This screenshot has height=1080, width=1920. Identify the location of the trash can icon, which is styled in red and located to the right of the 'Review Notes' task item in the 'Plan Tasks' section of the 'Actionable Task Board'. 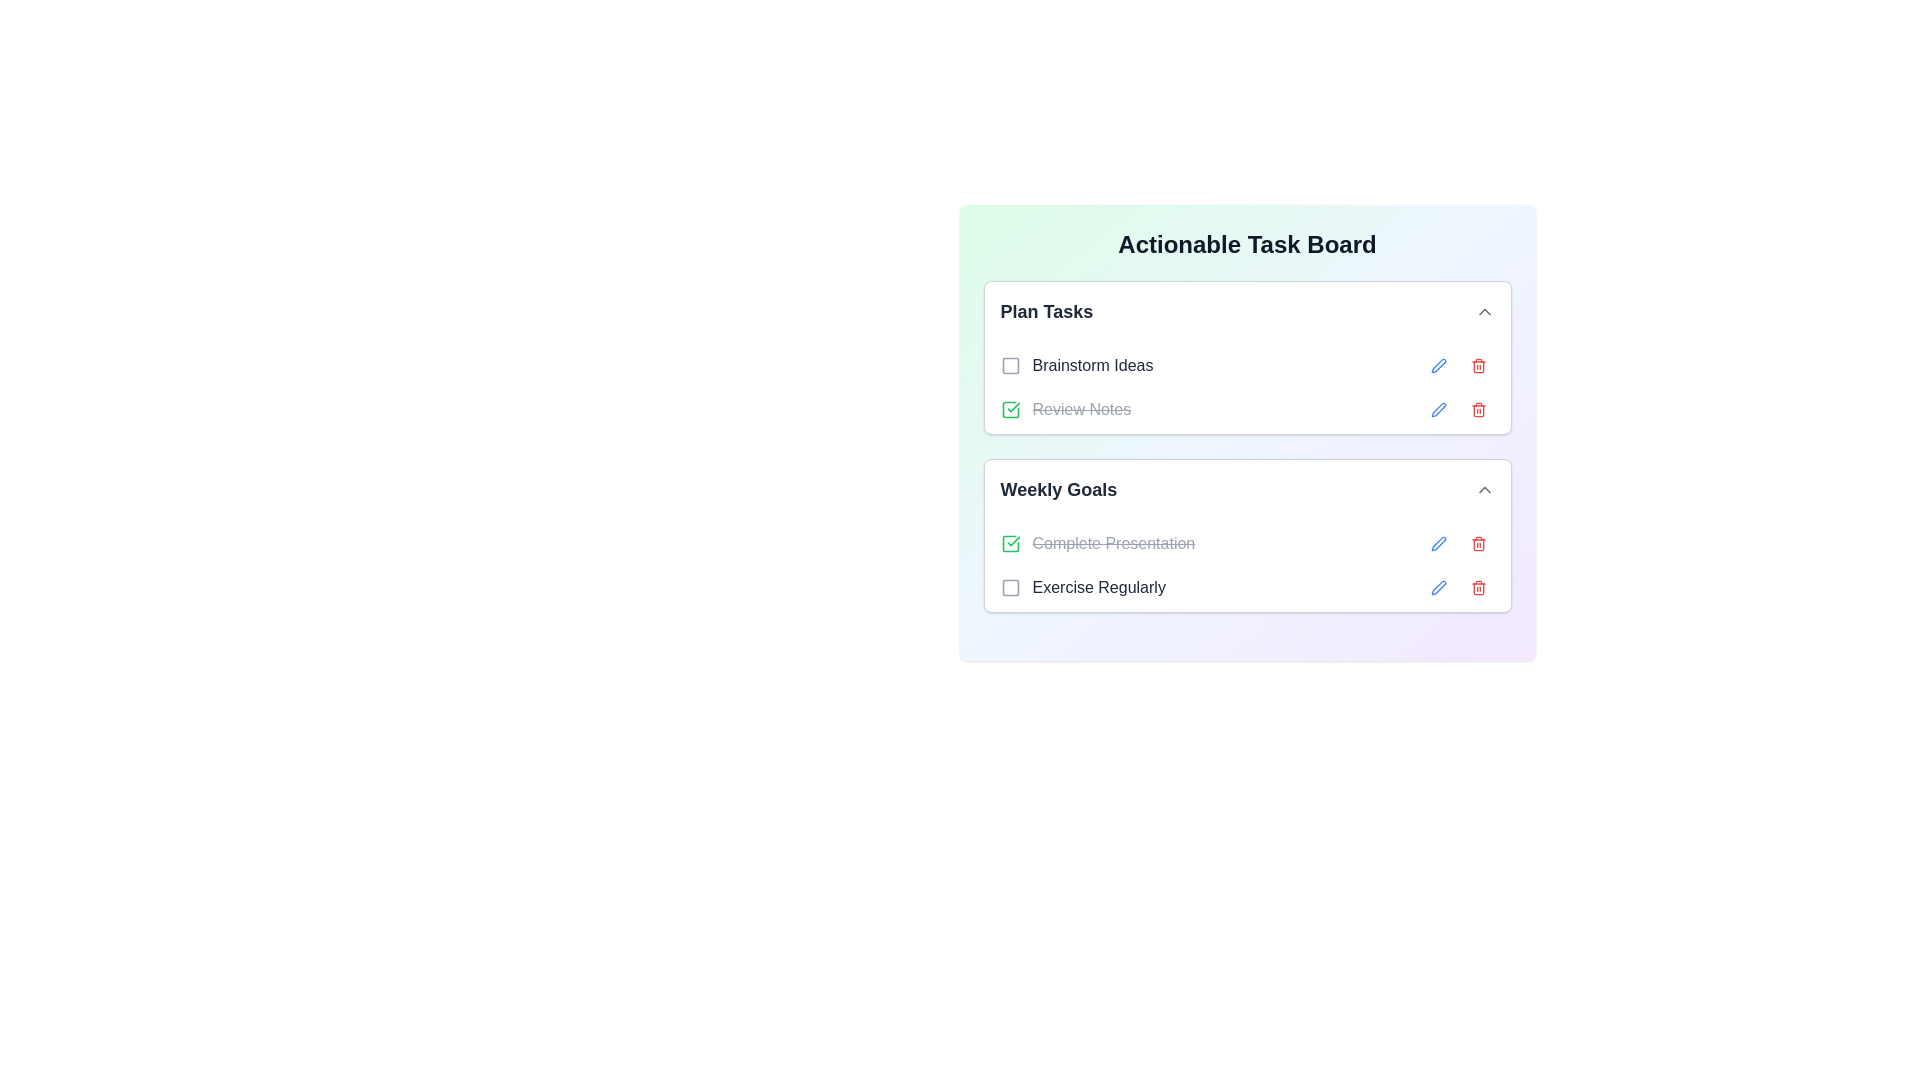
(1478, 366).